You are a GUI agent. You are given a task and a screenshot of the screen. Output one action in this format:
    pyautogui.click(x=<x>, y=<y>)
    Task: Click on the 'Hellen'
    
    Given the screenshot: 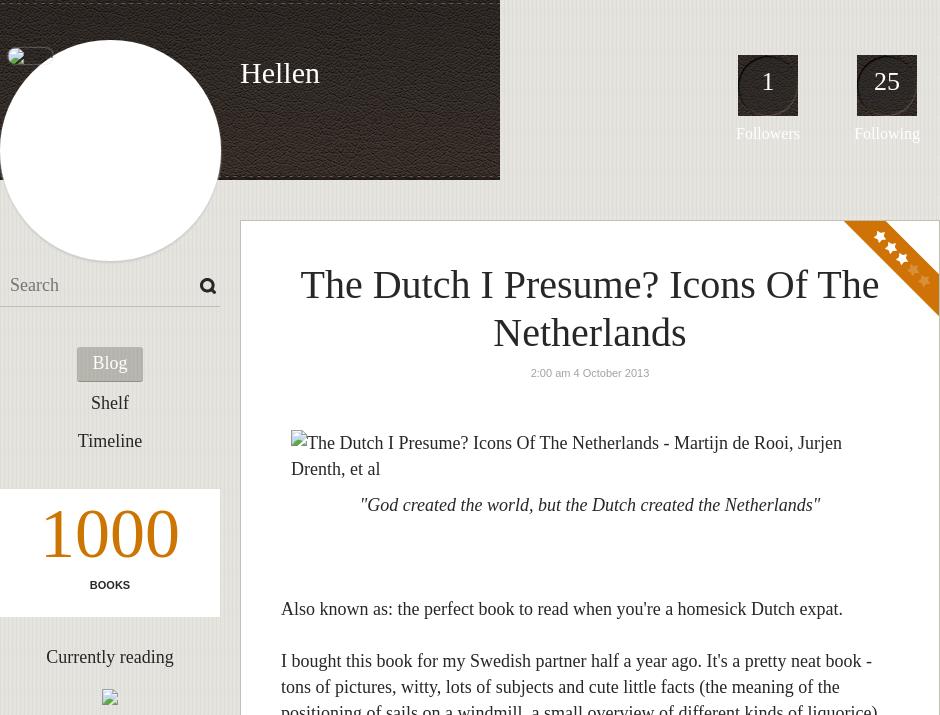 What is the action you would take?
    pyautogui.click(x=278, y=72)
    